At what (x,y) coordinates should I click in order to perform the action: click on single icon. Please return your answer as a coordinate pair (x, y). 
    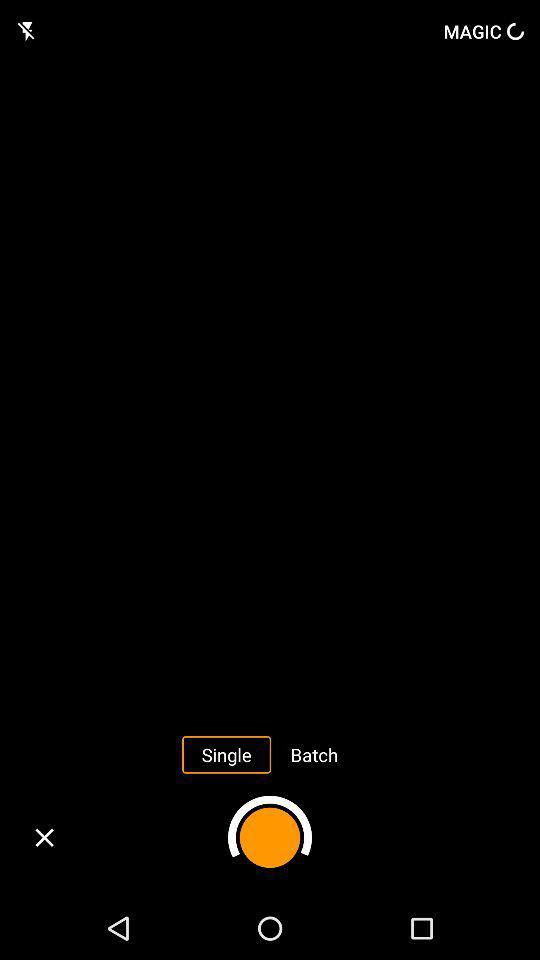
    Looking at the image, I should click on (225, 753).